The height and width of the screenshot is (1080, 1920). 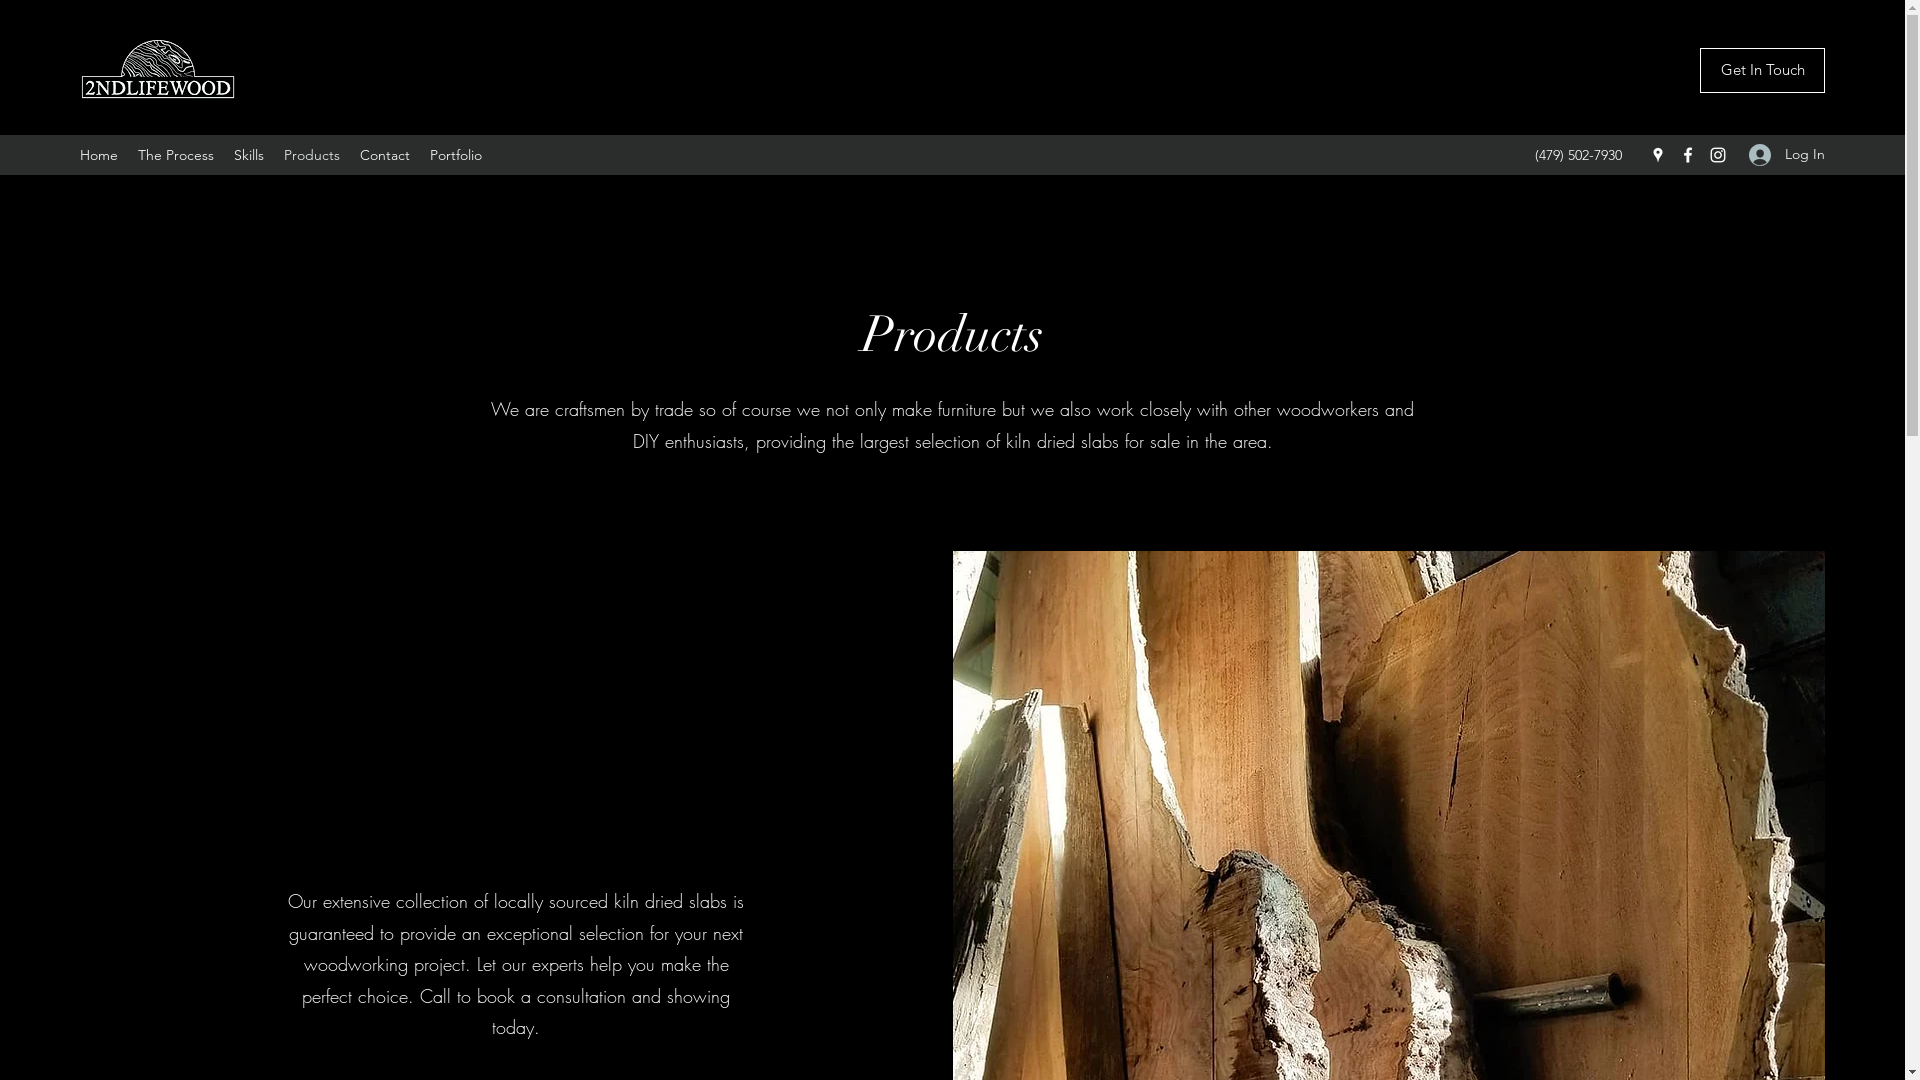 What do you see at coordinates (311, 153) in the screenshot?
I see `'Products'` at bounding box center [311, 153].